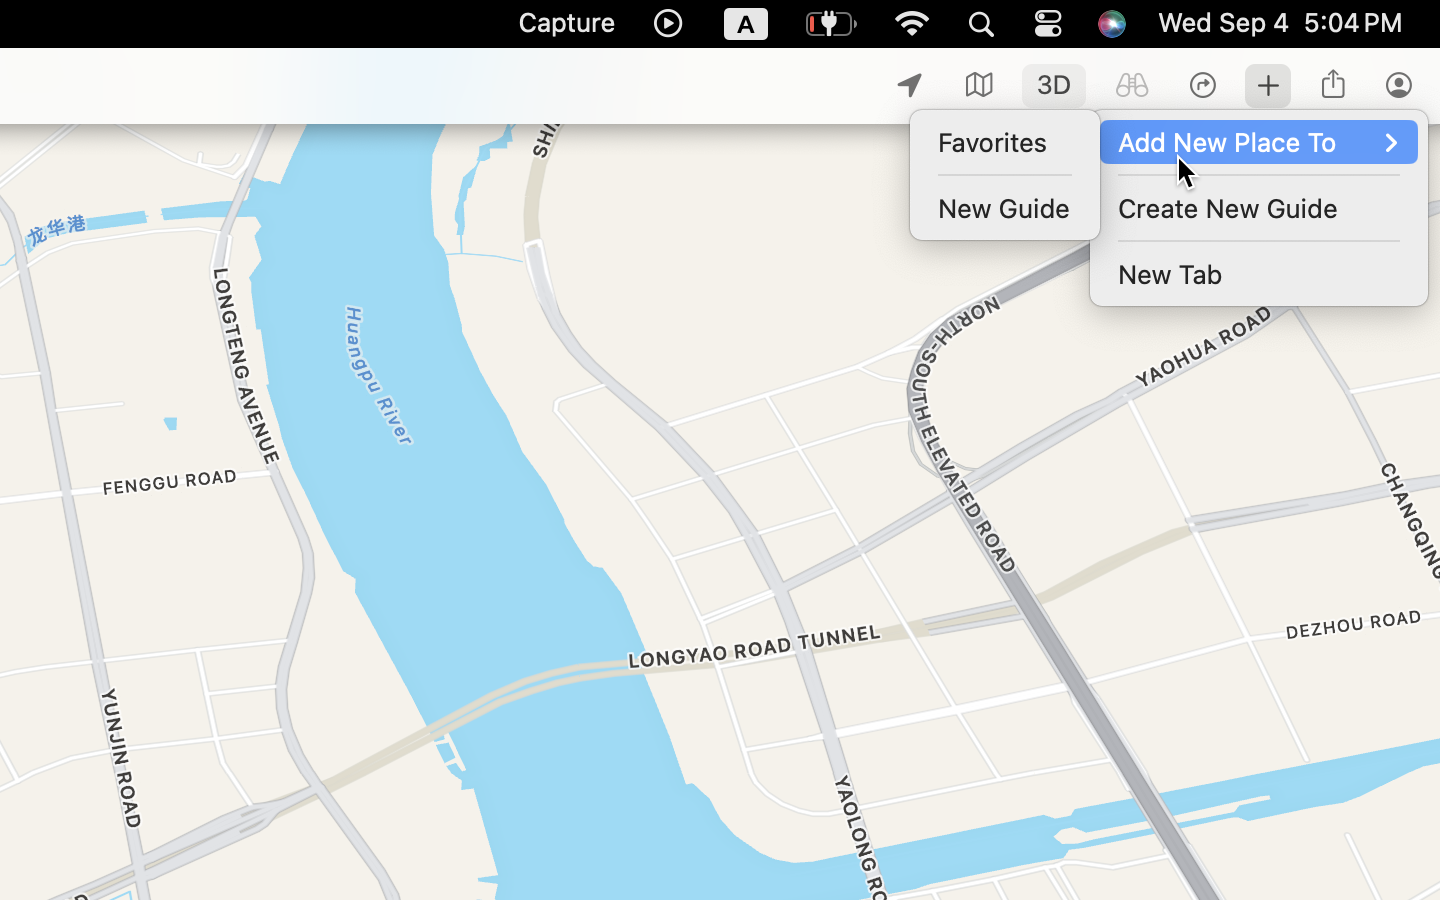 The width and height of the screenshot is (1440, 900). What do you see at coordinates (1053, 85) in the screenshot?
I see `'1'` at bounding box center [1053, 85].